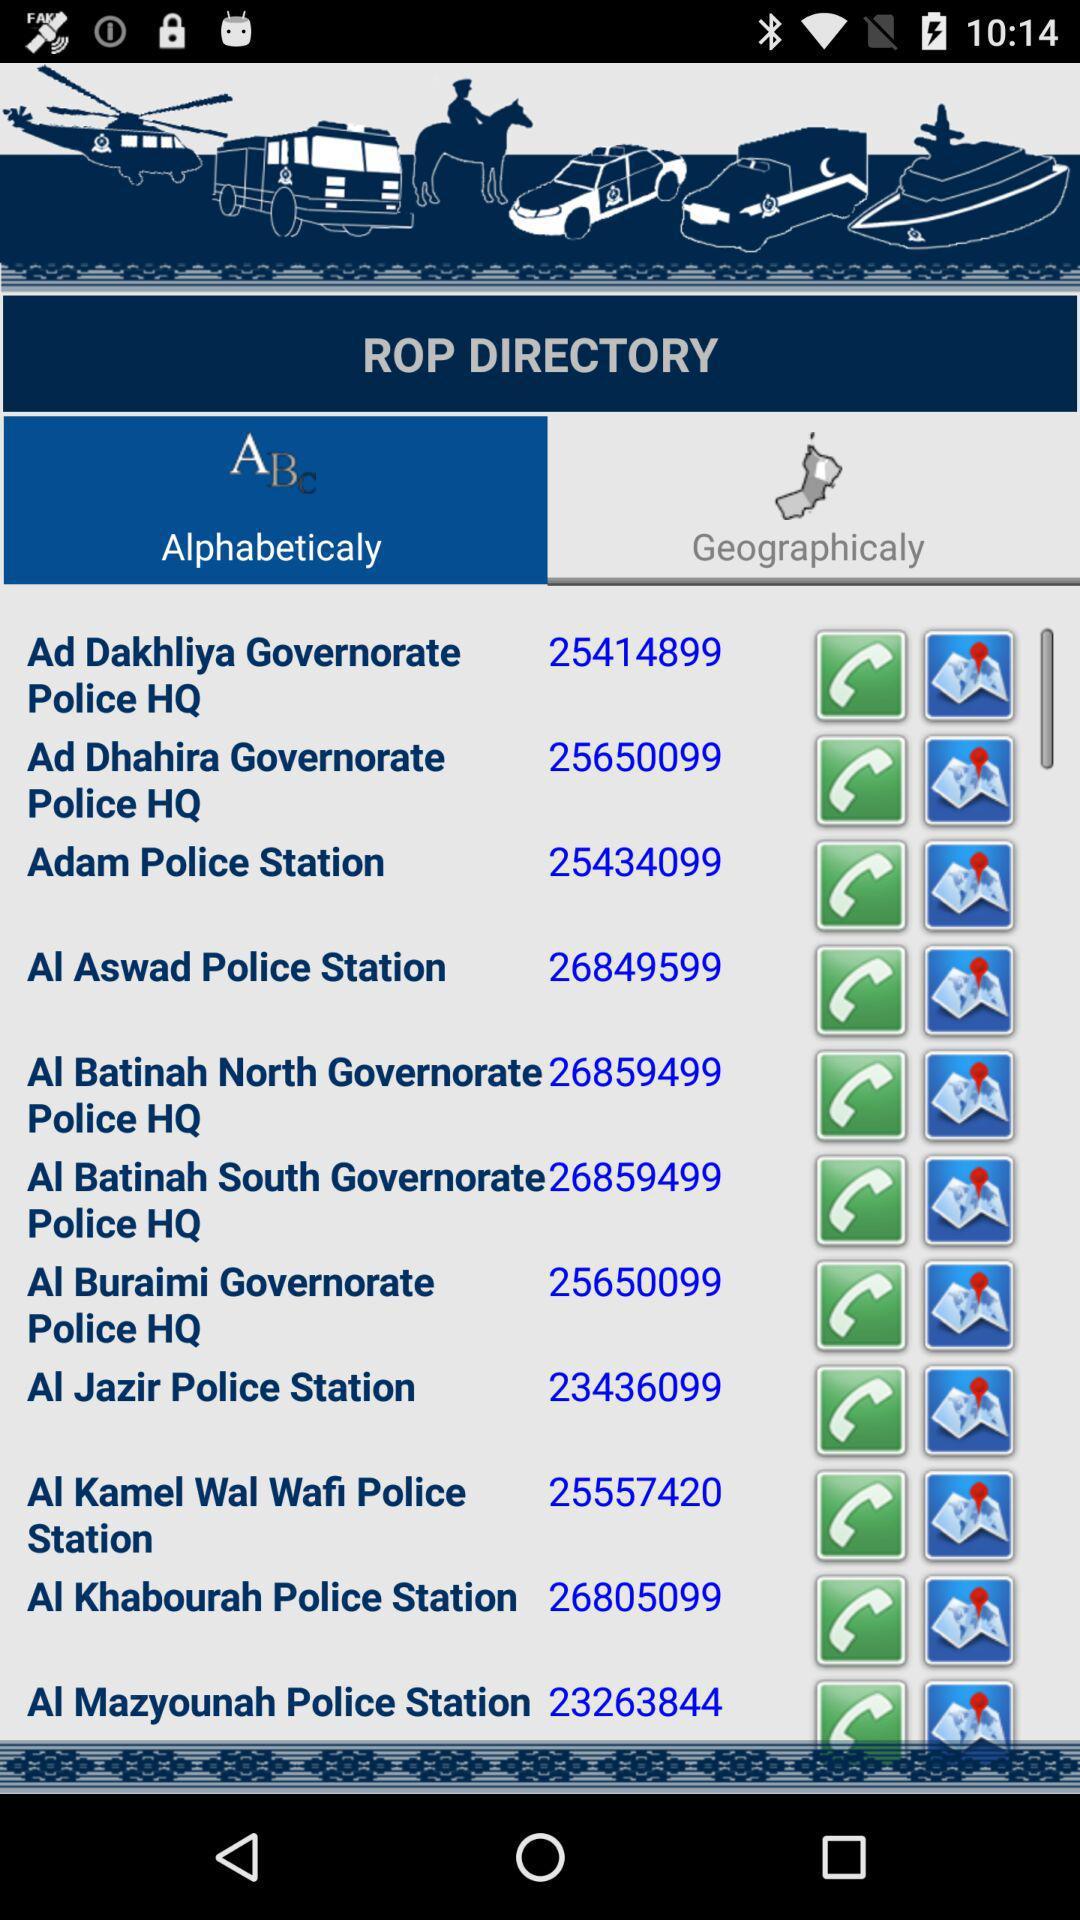 This screenshot has width=1080, height=1920. I want to click on directions, so click(967, 1516).